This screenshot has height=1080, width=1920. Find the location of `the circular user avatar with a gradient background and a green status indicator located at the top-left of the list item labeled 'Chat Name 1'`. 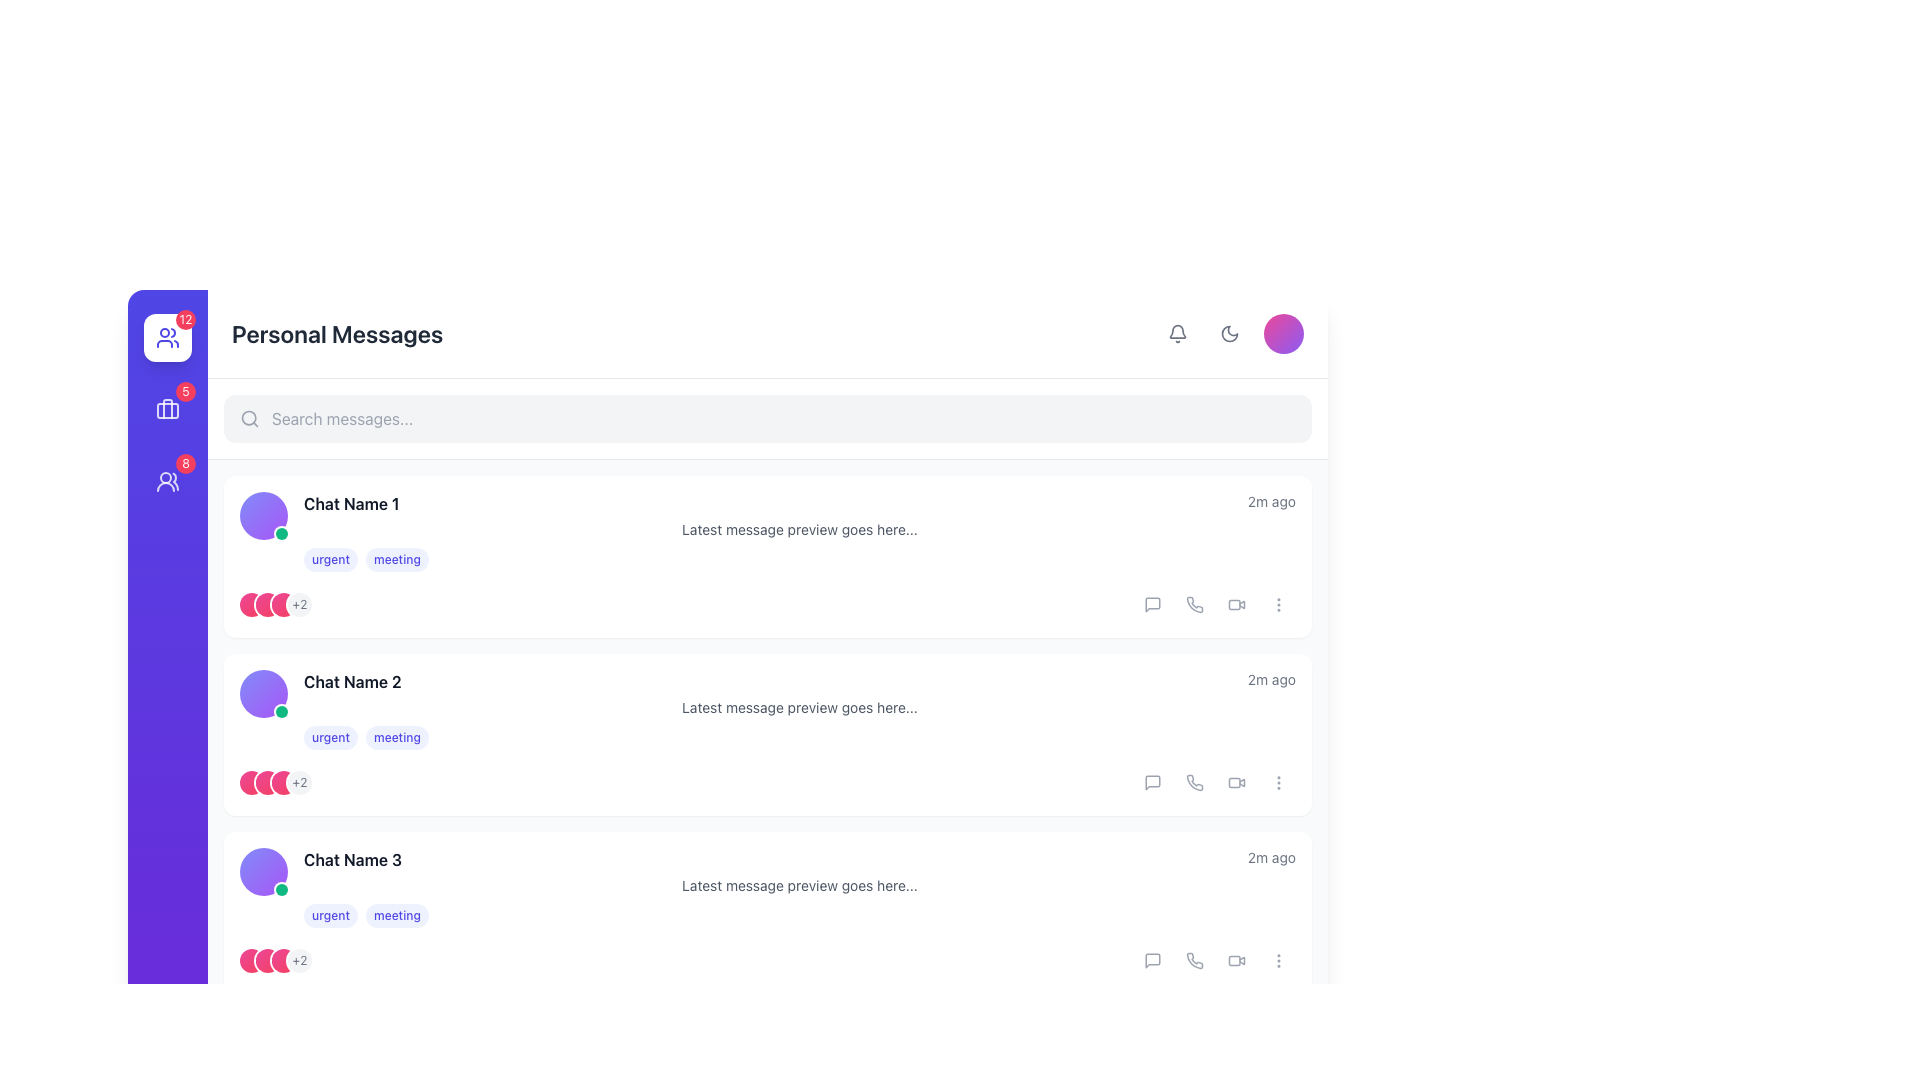

the circular user avatar with a gradient background and a green status indicator located at the top-left of the list item labeled 'Chat Name 1' is located at coordinates (263, 515).